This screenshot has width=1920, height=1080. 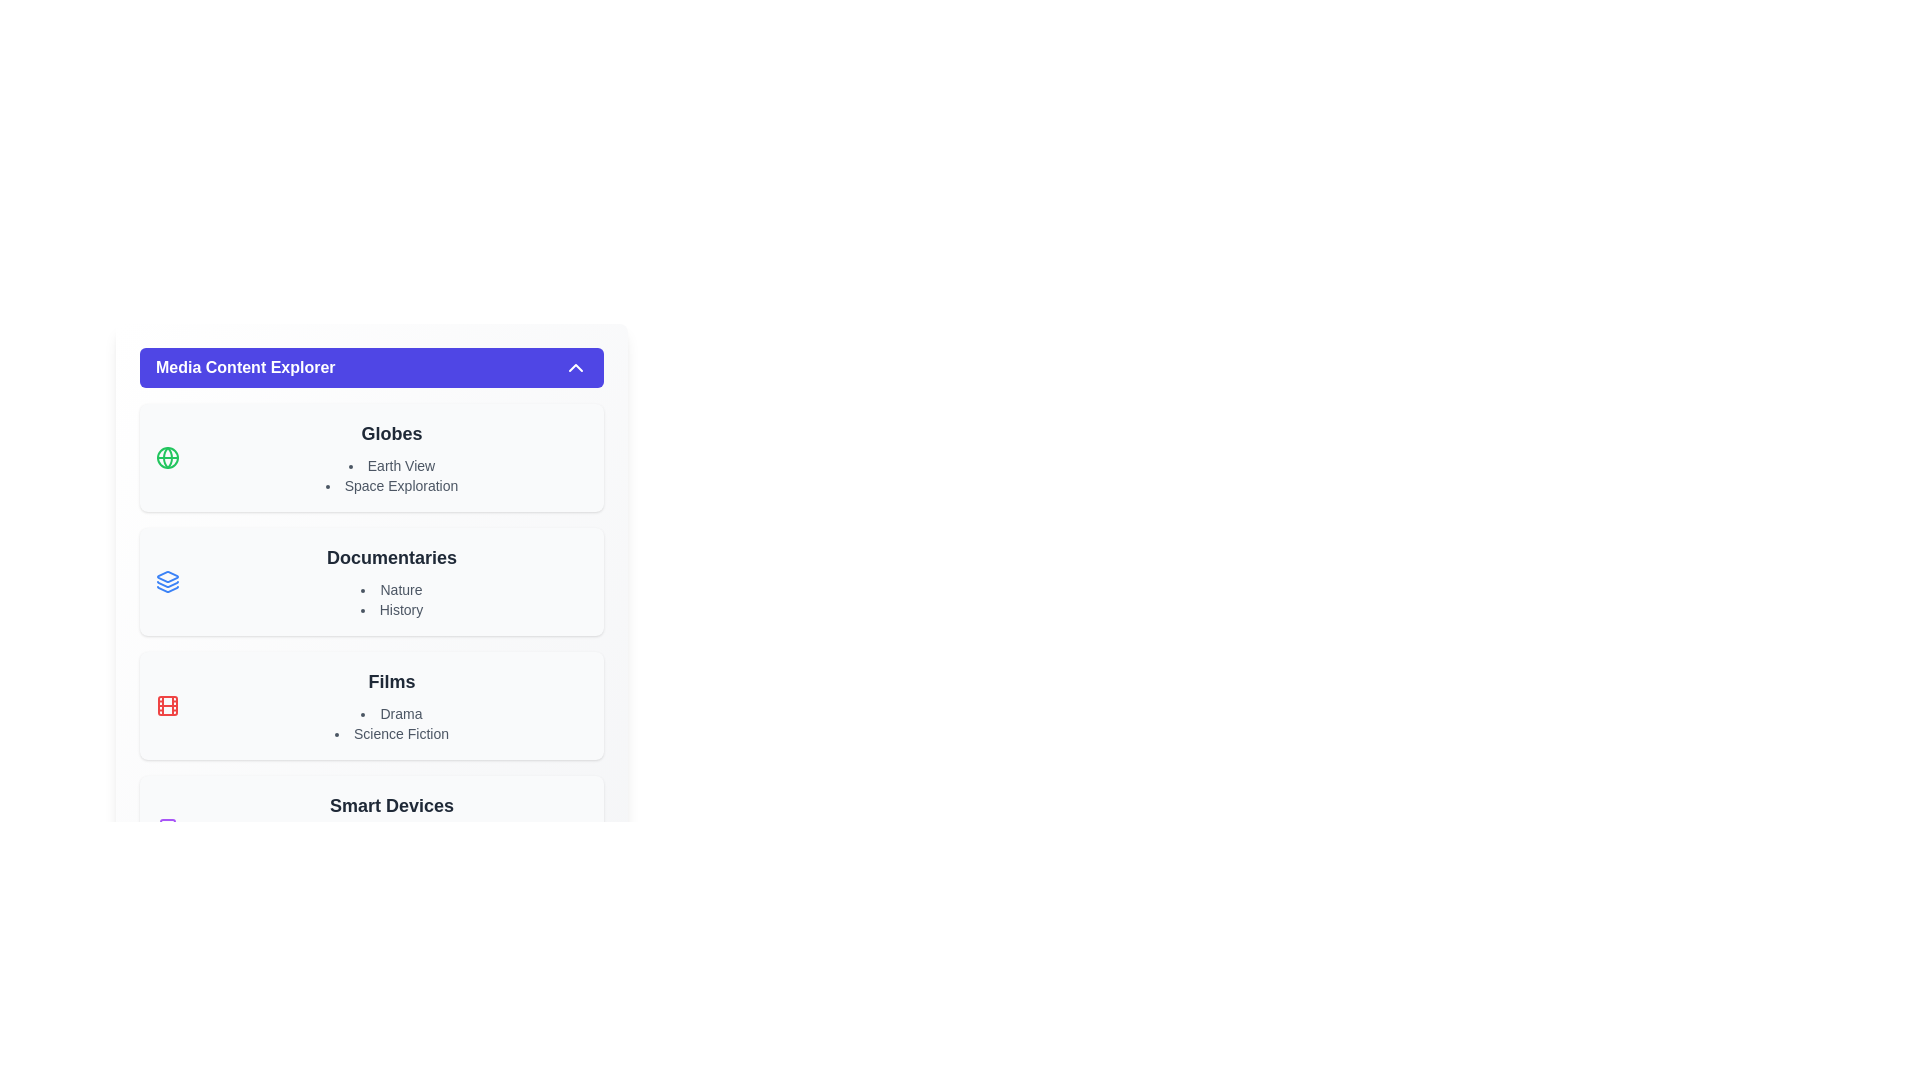 I want to click on contents of the text group containing 'Earth View' and 'Space Exploration' in the middle section of the 'Globes' category, so click(x=392, y=475).